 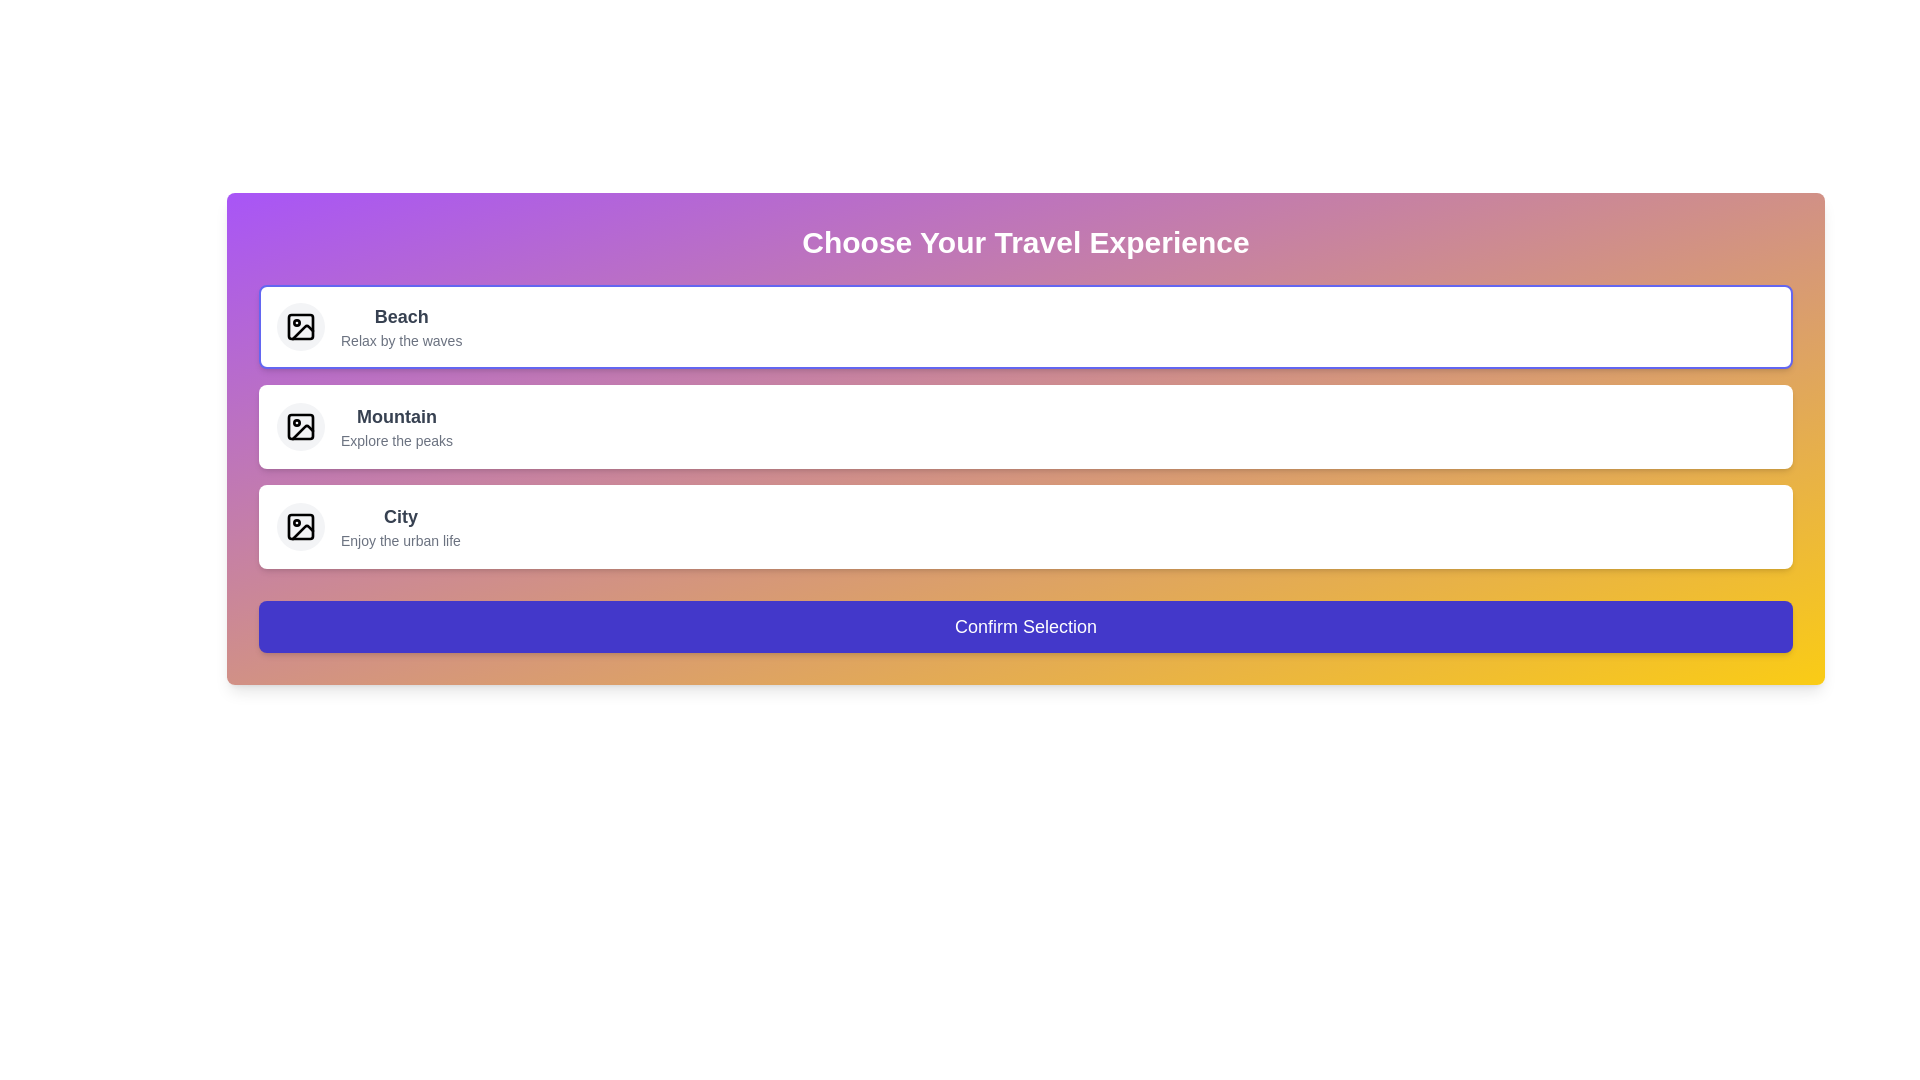 I want to click on the Mountain icon located in the Mountain option section, which is the first visual item before the texts 'Mountain' and 'Explore the peaks', so click(x=300, y=426).